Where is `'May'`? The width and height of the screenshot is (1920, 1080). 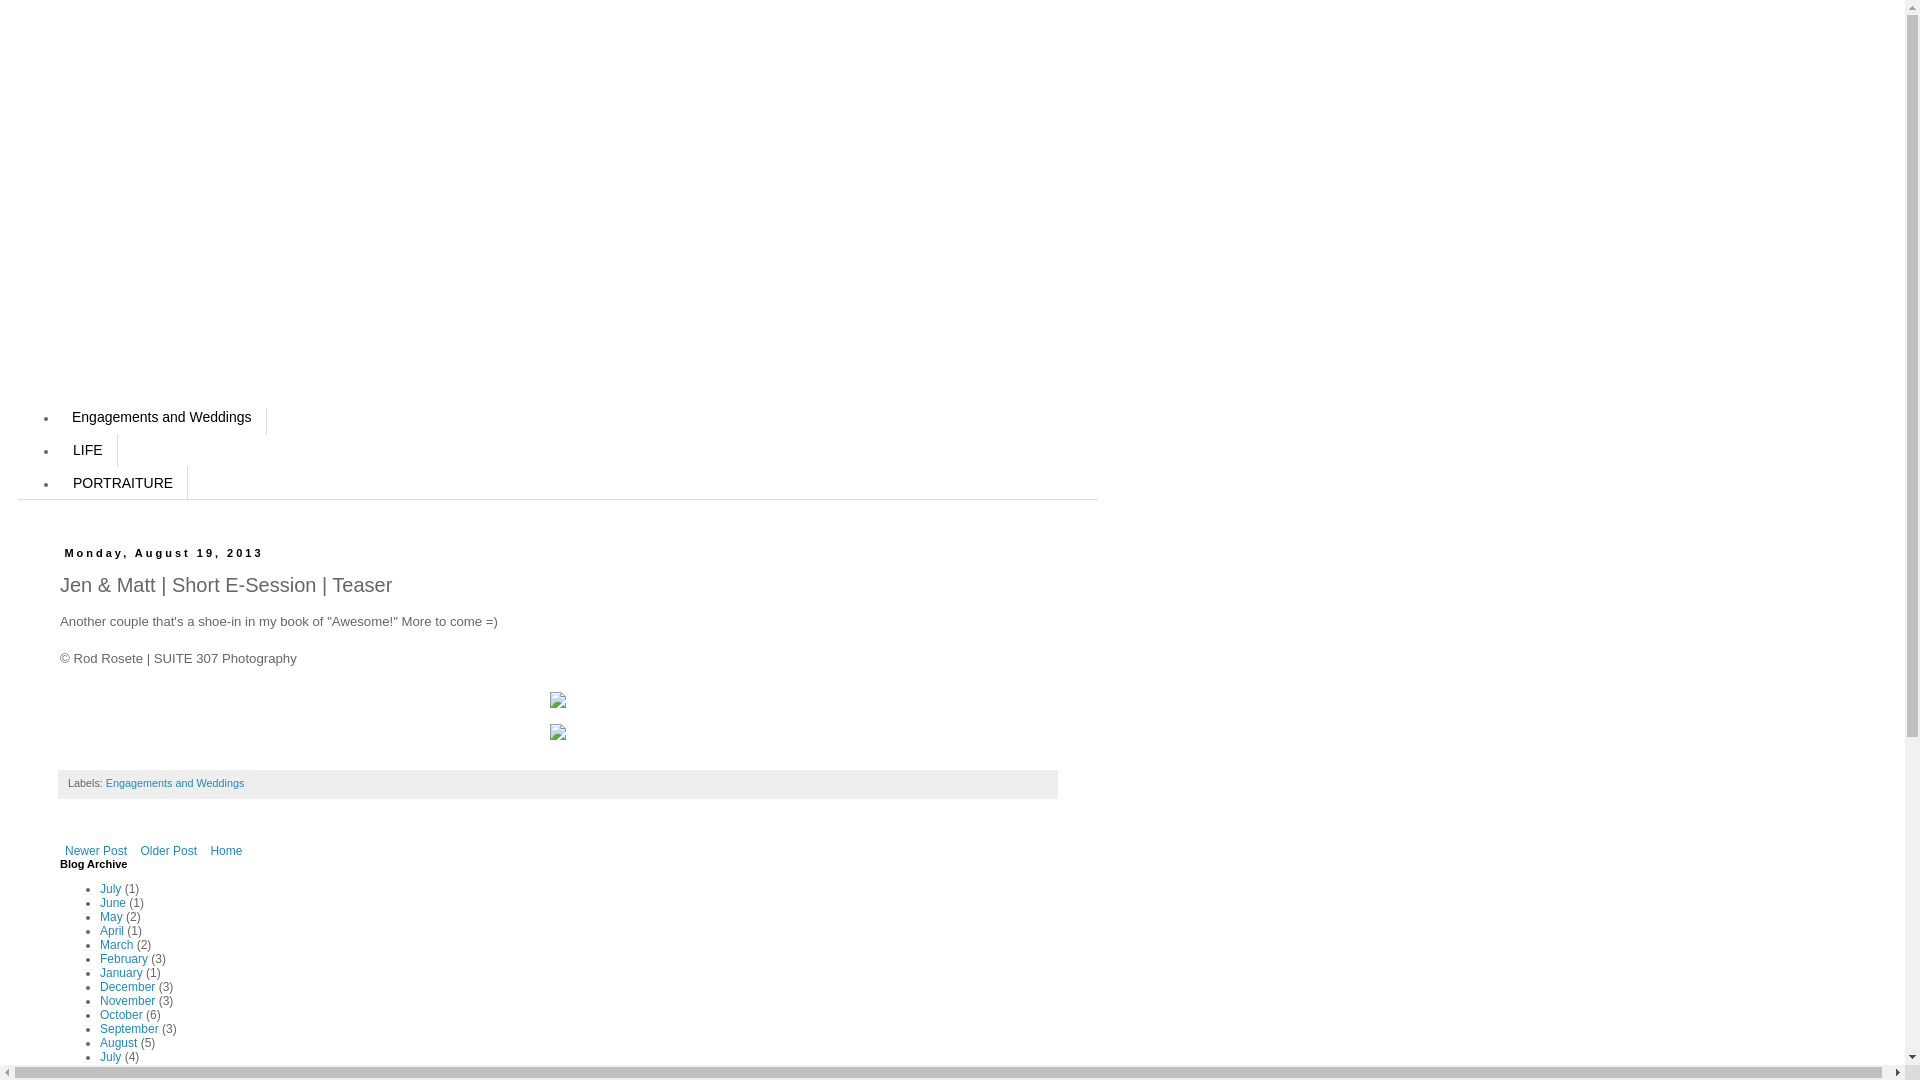
'May' is located at coordinates (110, 917).